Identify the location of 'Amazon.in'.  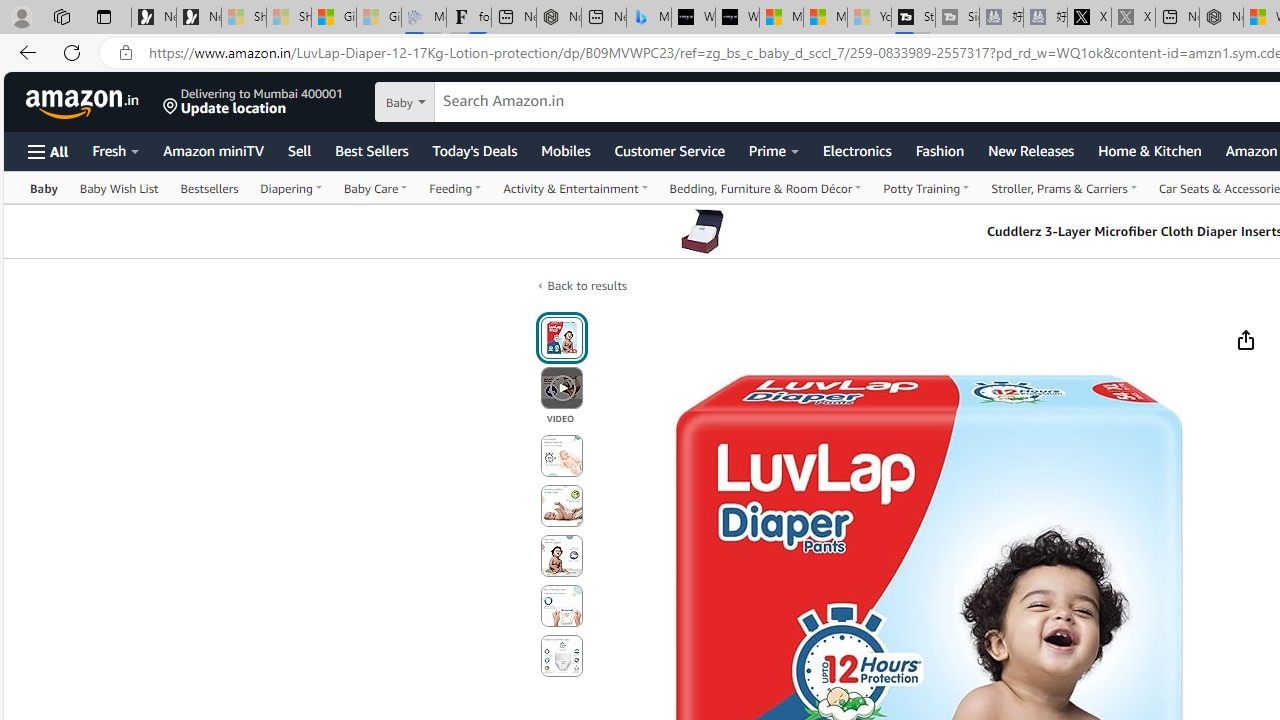
(83, 101).